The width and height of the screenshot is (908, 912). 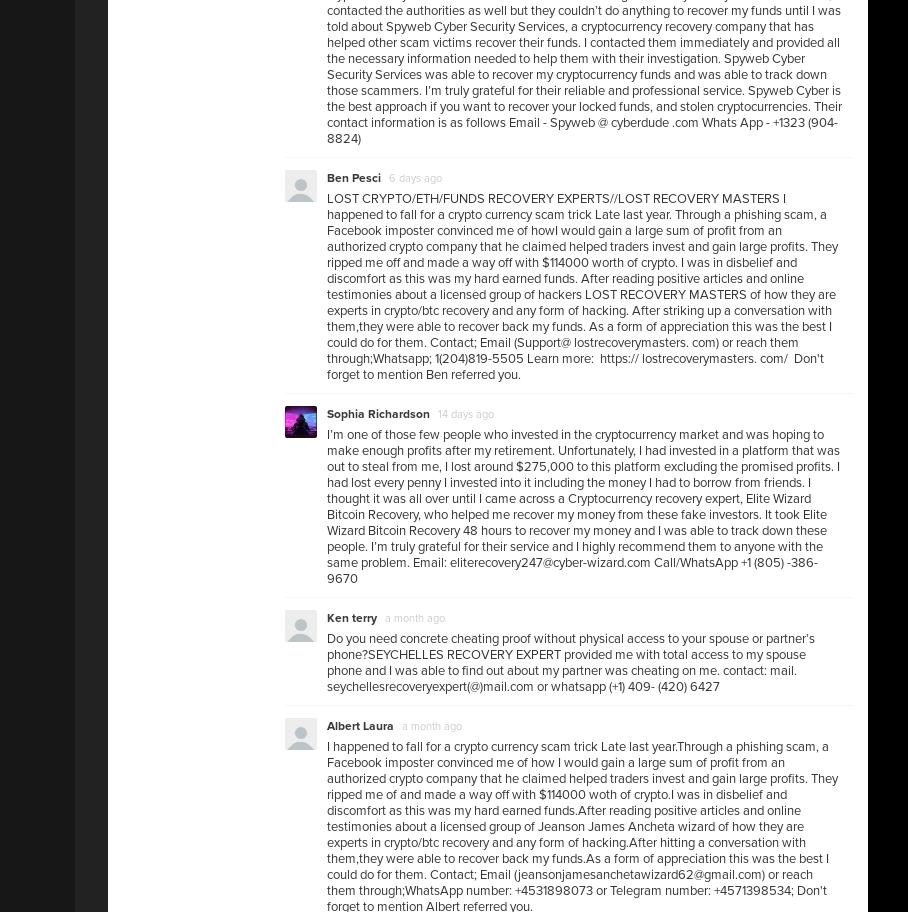 I want to click on 'Sophia Richardson', so click(x=378, y=413).